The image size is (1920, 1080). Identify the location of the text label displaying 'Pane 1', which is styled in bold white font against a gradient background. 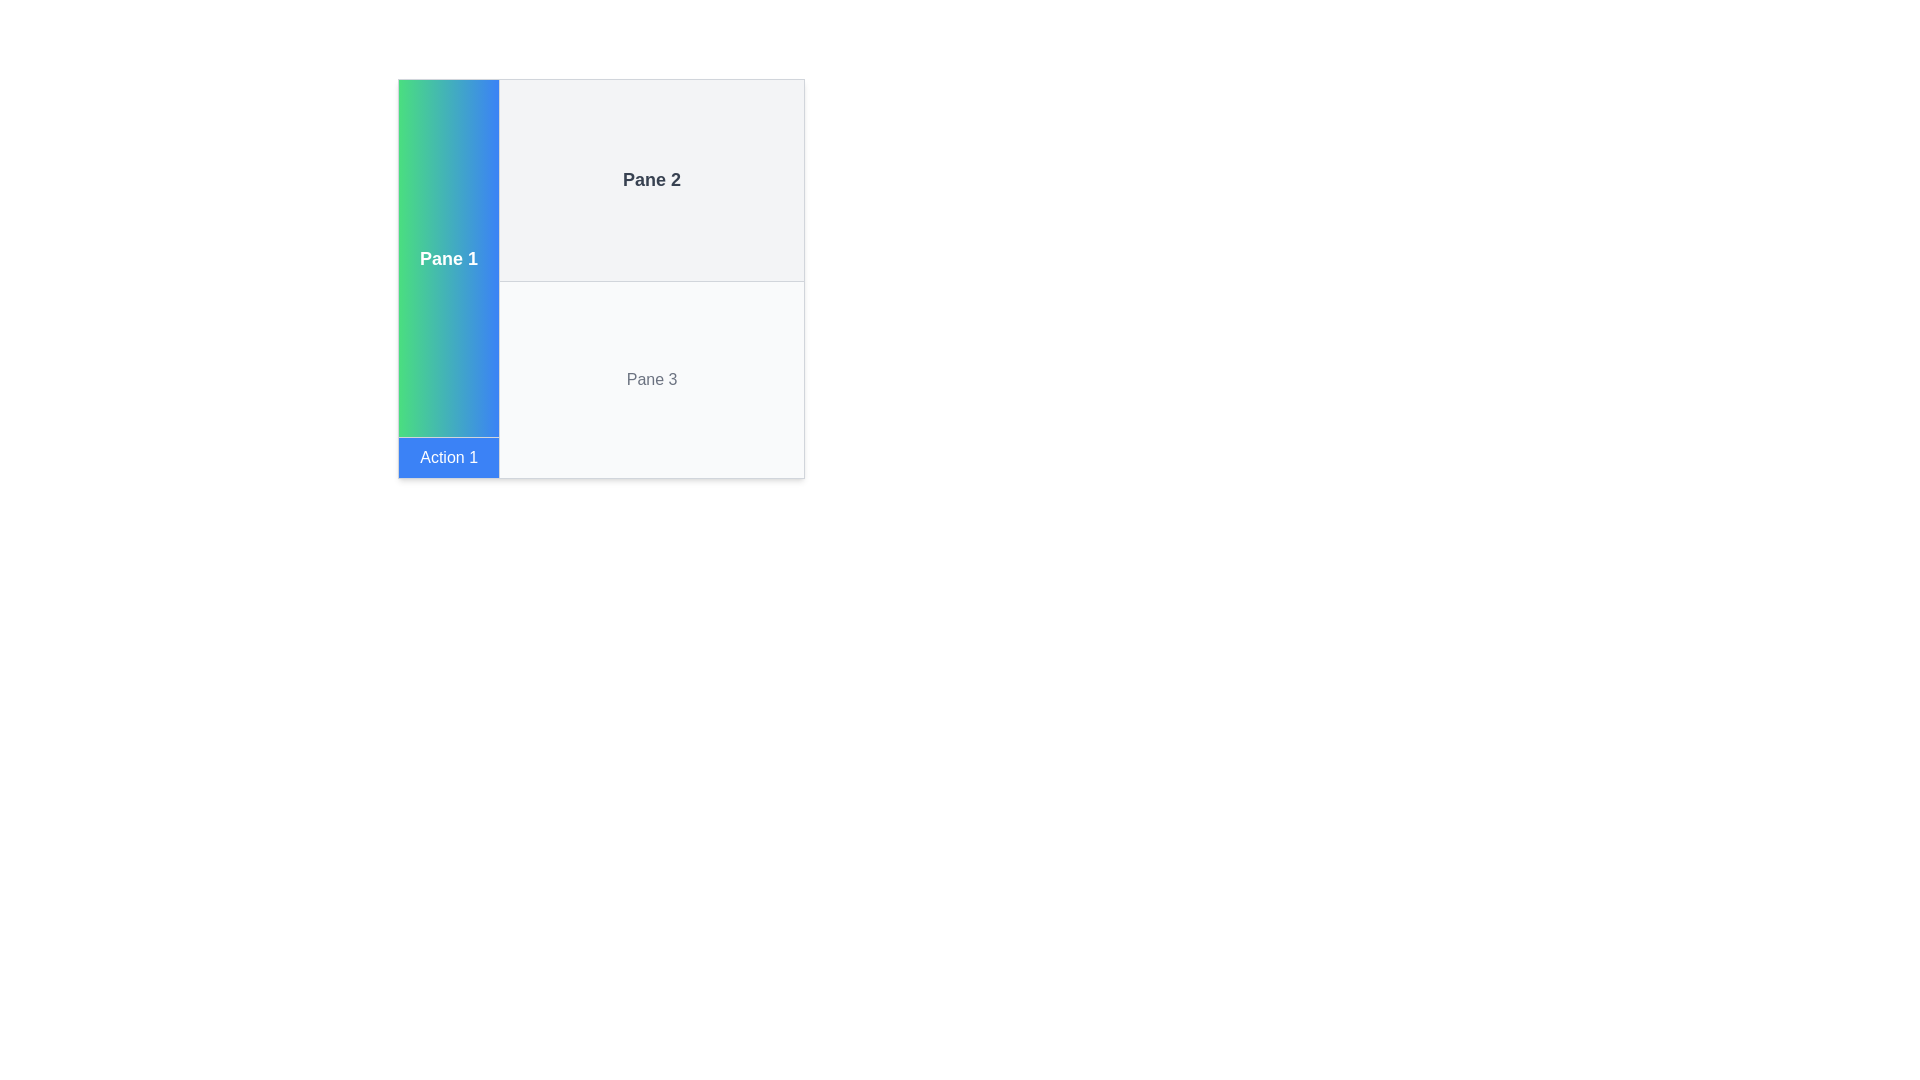
(448, 257).